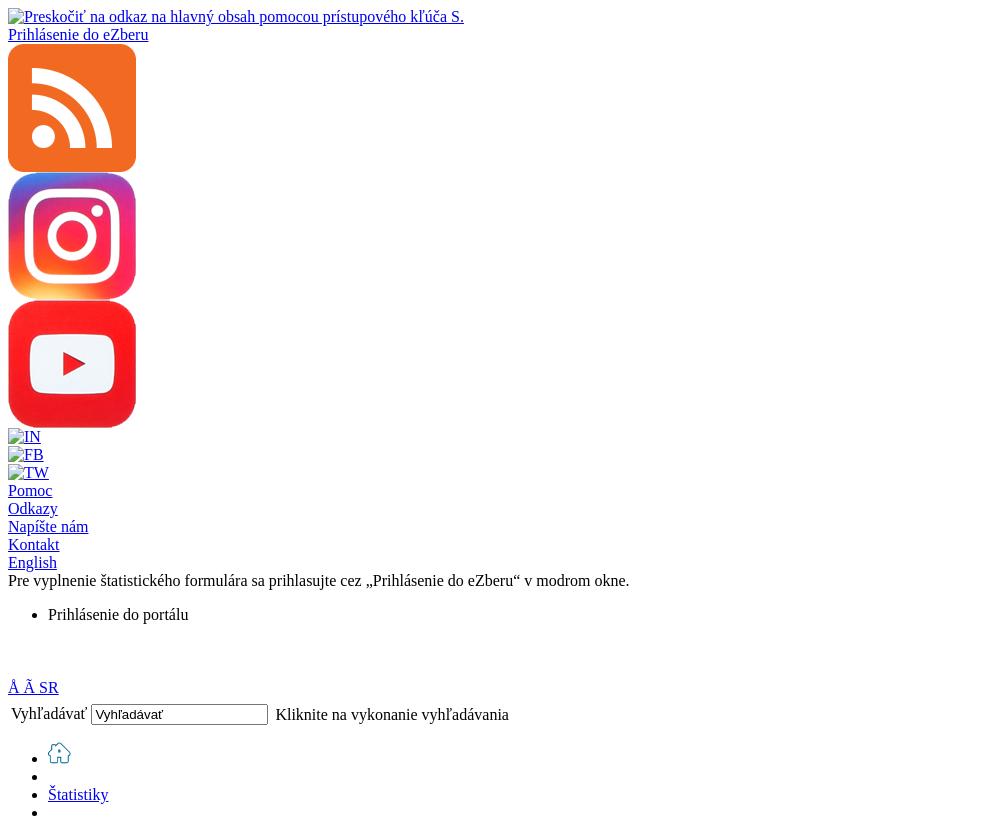 The height and width of the screenshot is (817, 1000). What do you see at coordinates (391, 712) in the screenshot?
I see `'Kliknite na vykonanie vyhľadávania'` at bounding box center [391, 712].